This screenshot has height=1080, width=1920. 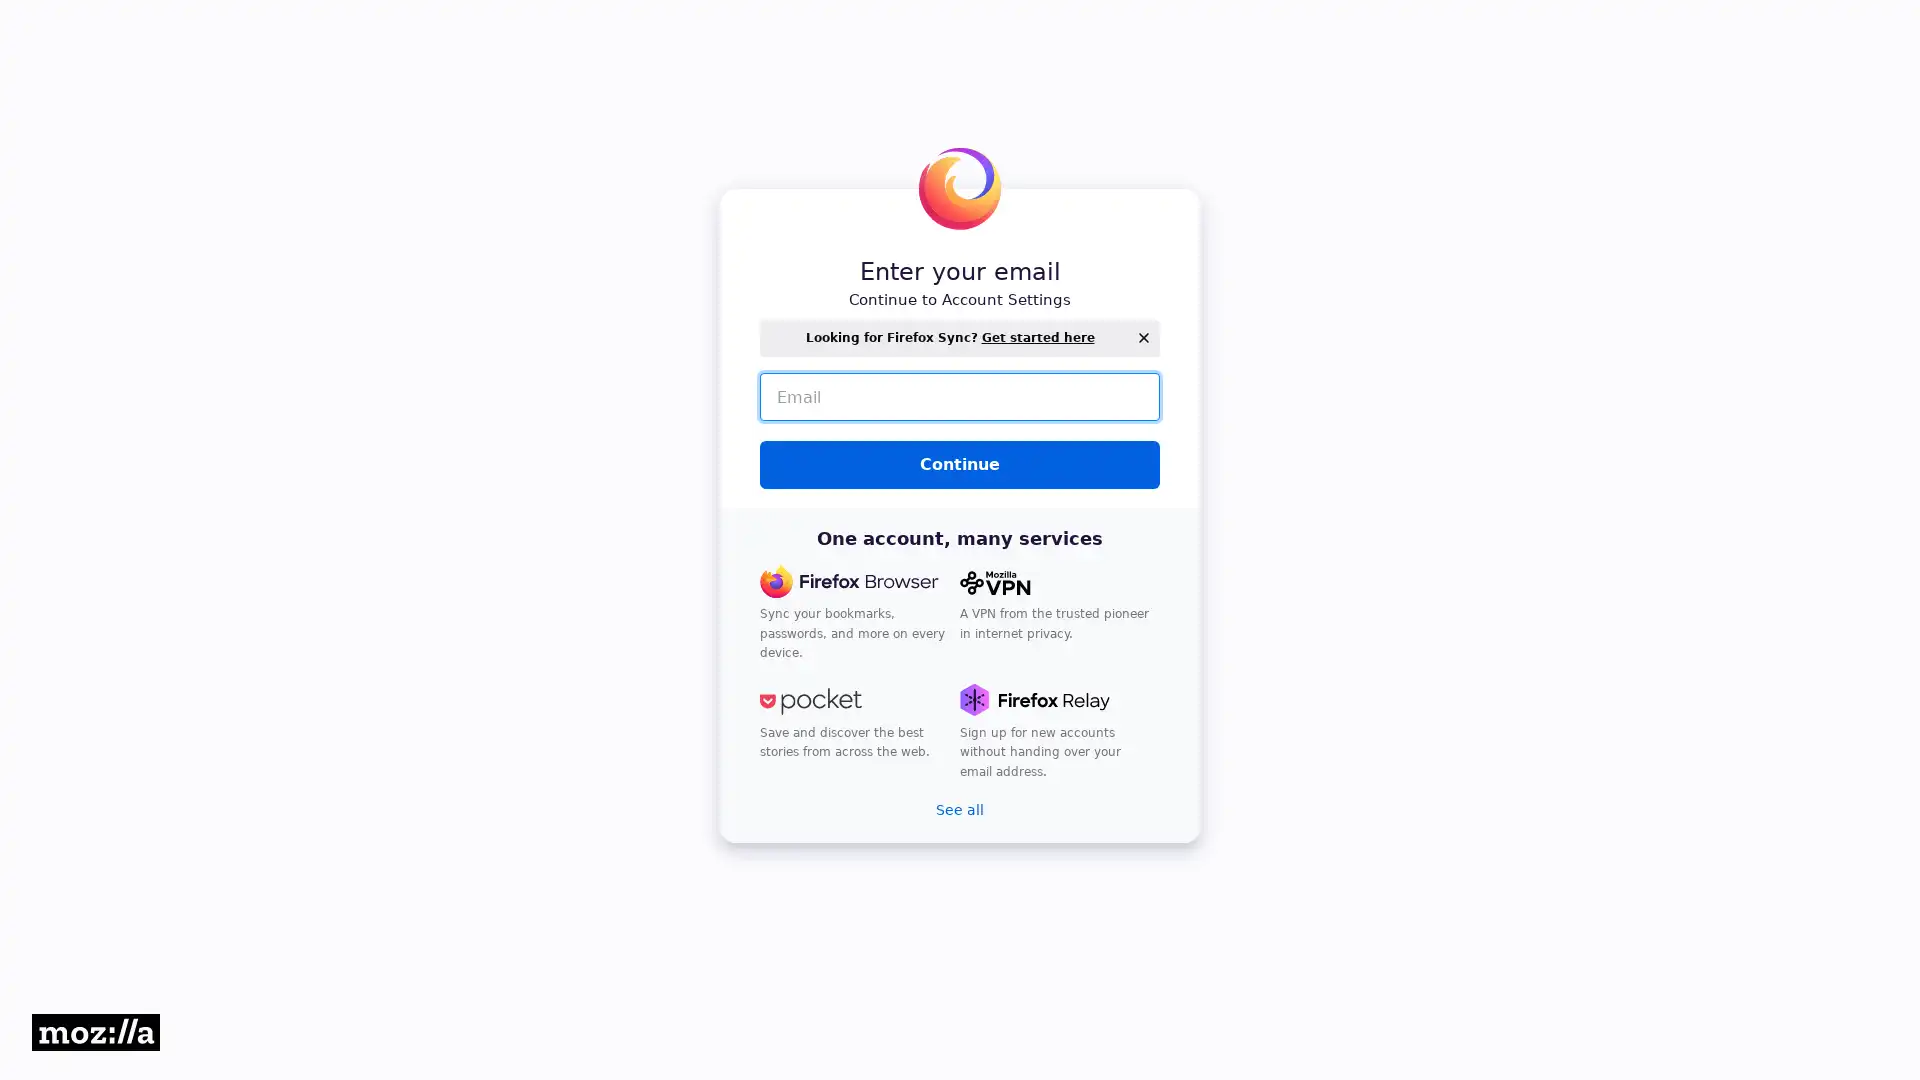 What do you see at coordinates (960, 465) in the screenshot?
I see `Continue` at bounding box center [960, 465].